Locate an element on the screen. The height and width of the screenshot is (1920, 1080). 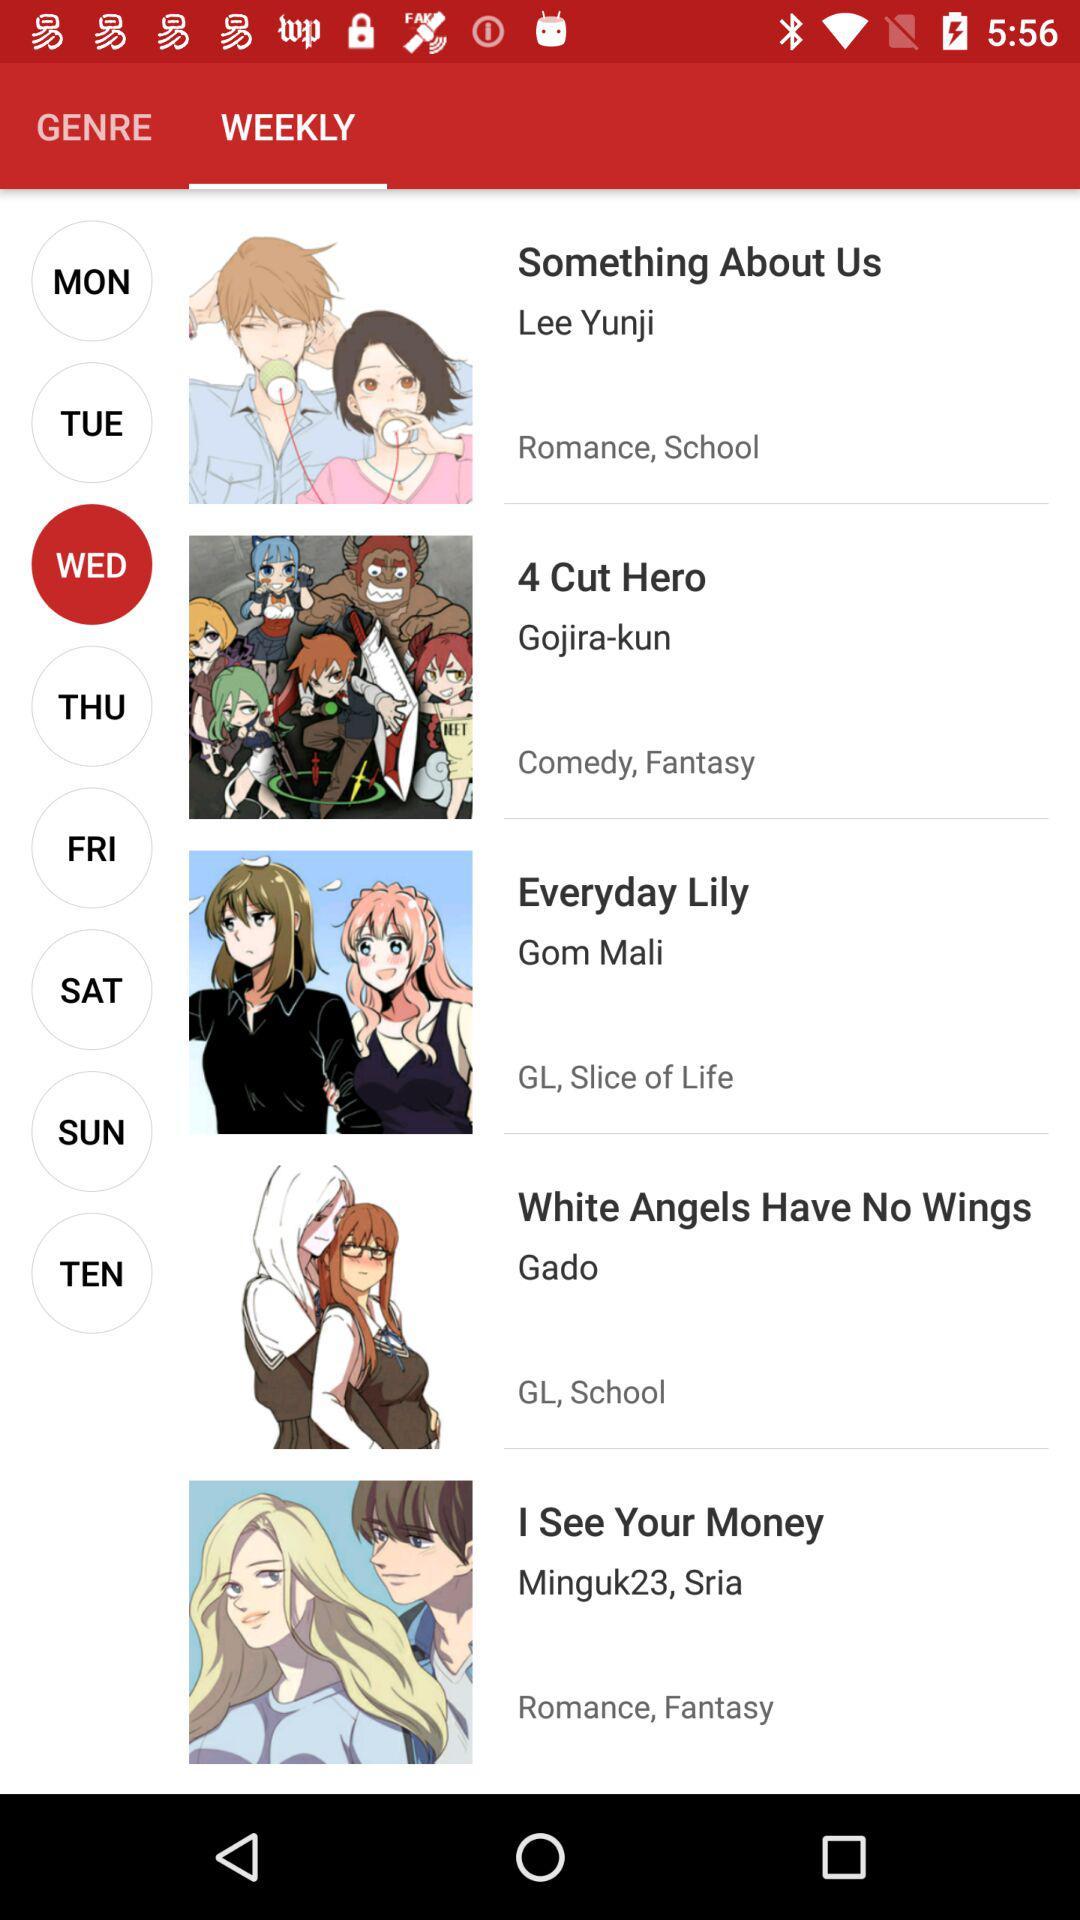
the icon below fri is located at coordinates (91, 989).